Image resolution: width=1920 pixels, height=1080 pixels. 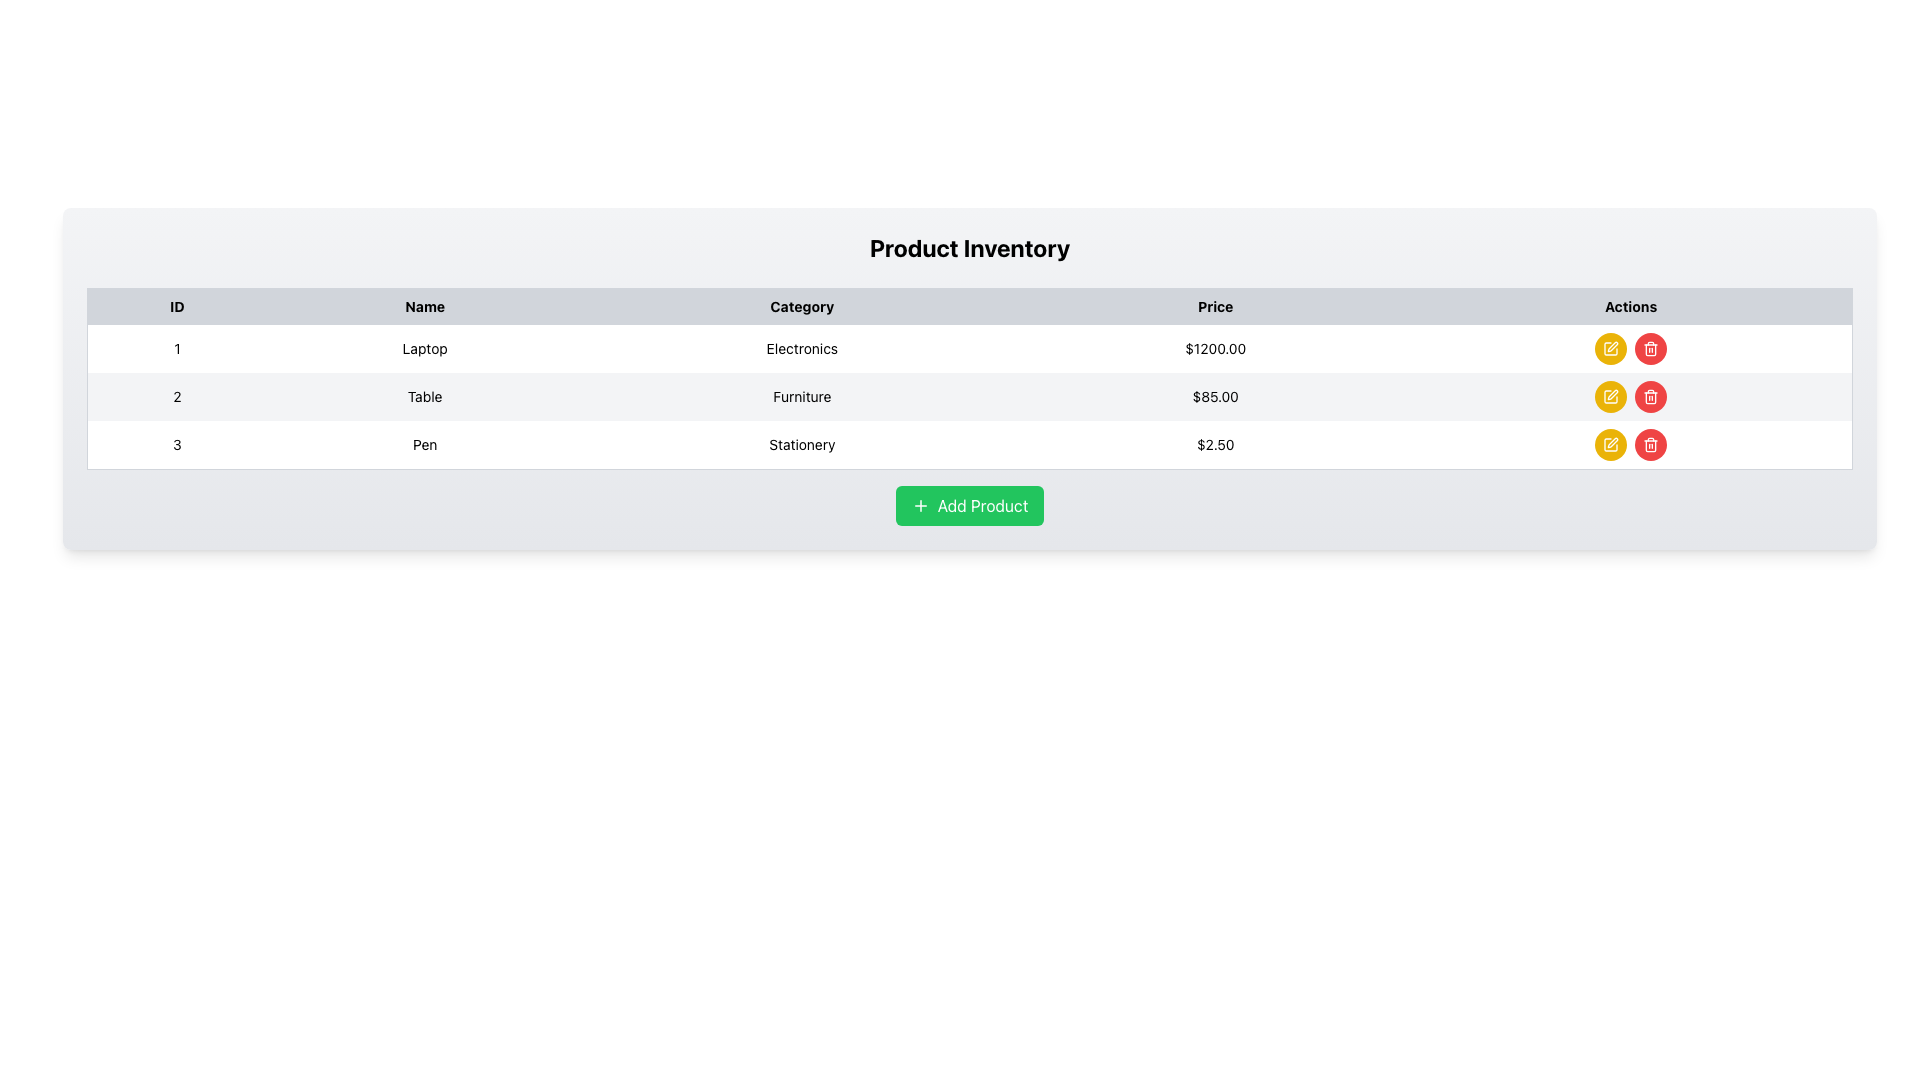 I want to click on the 'edit' or 'delete' button, so click(x=1631, y=397).